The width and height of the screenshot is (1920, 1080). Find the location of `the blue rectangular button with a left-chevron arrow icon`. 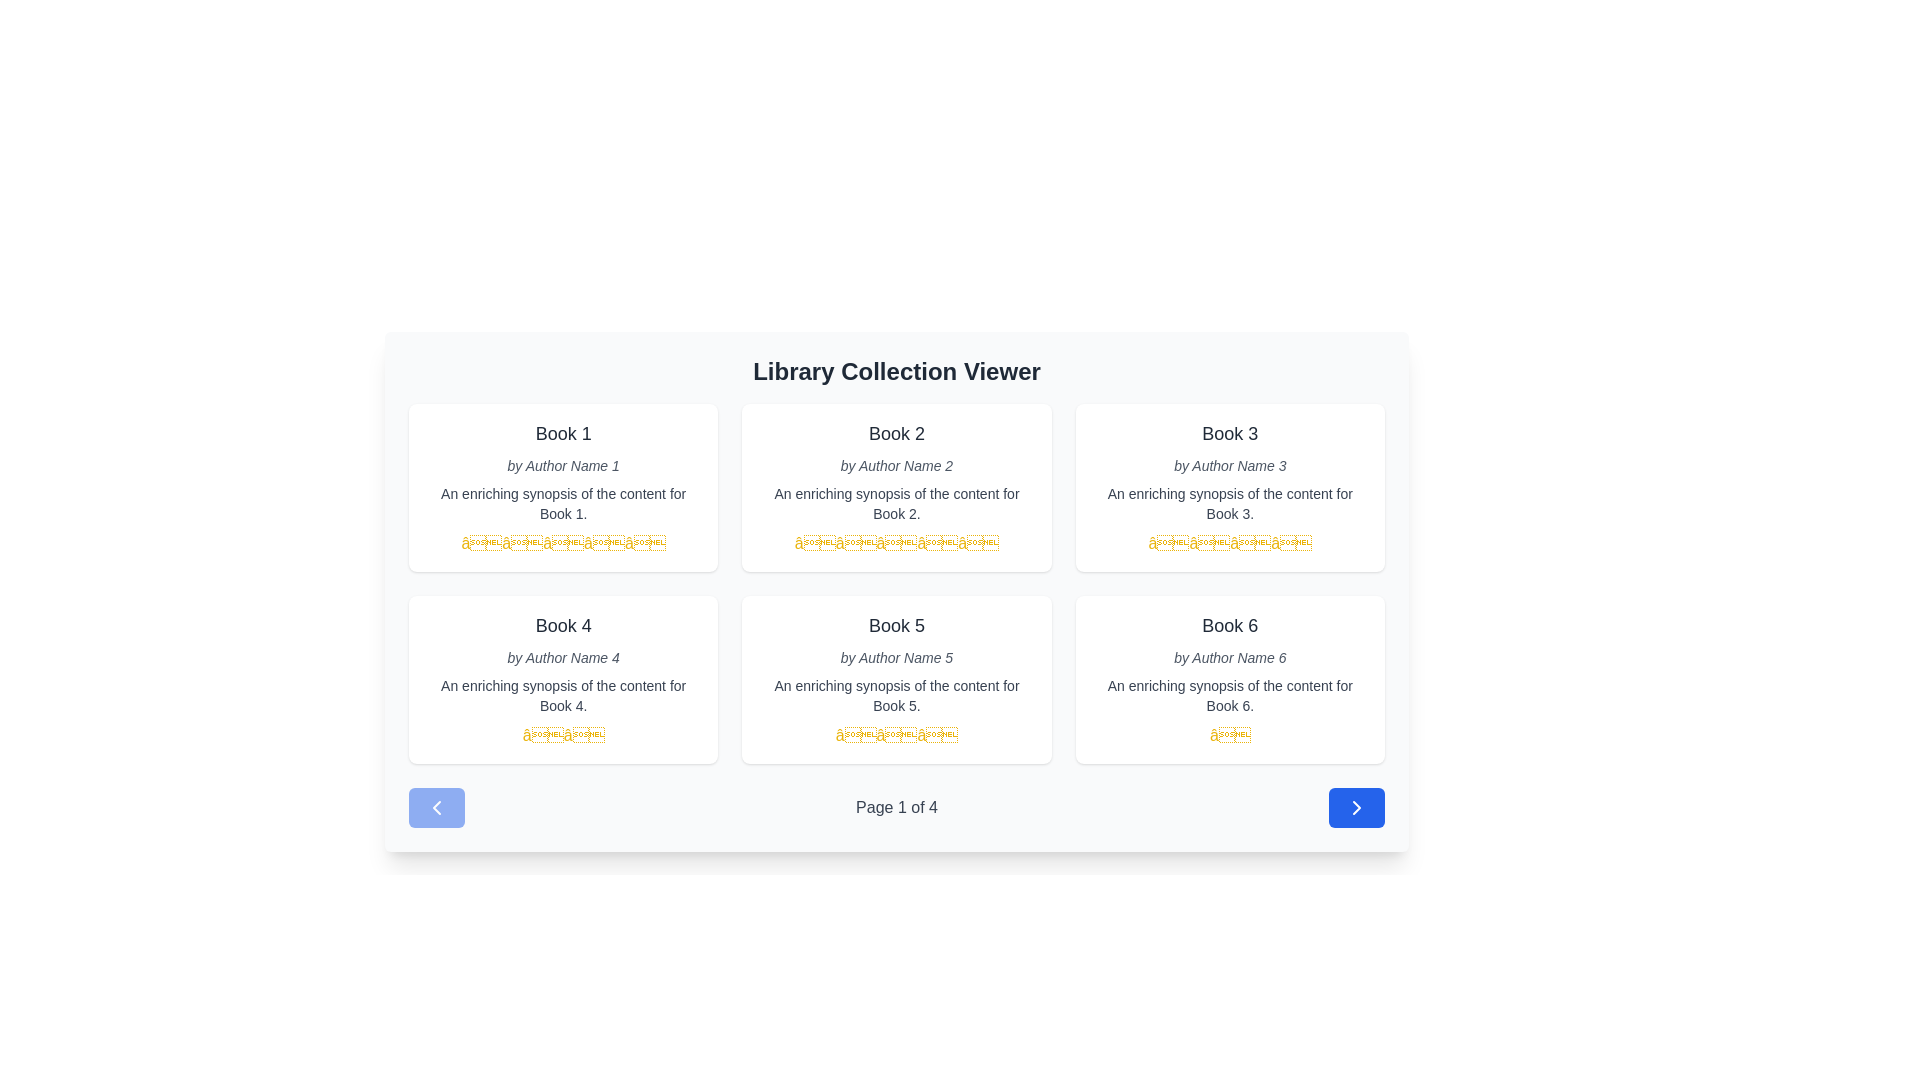

the blue rectangular button with a left-chevron arrow icon is located at coordinates (435, 806).